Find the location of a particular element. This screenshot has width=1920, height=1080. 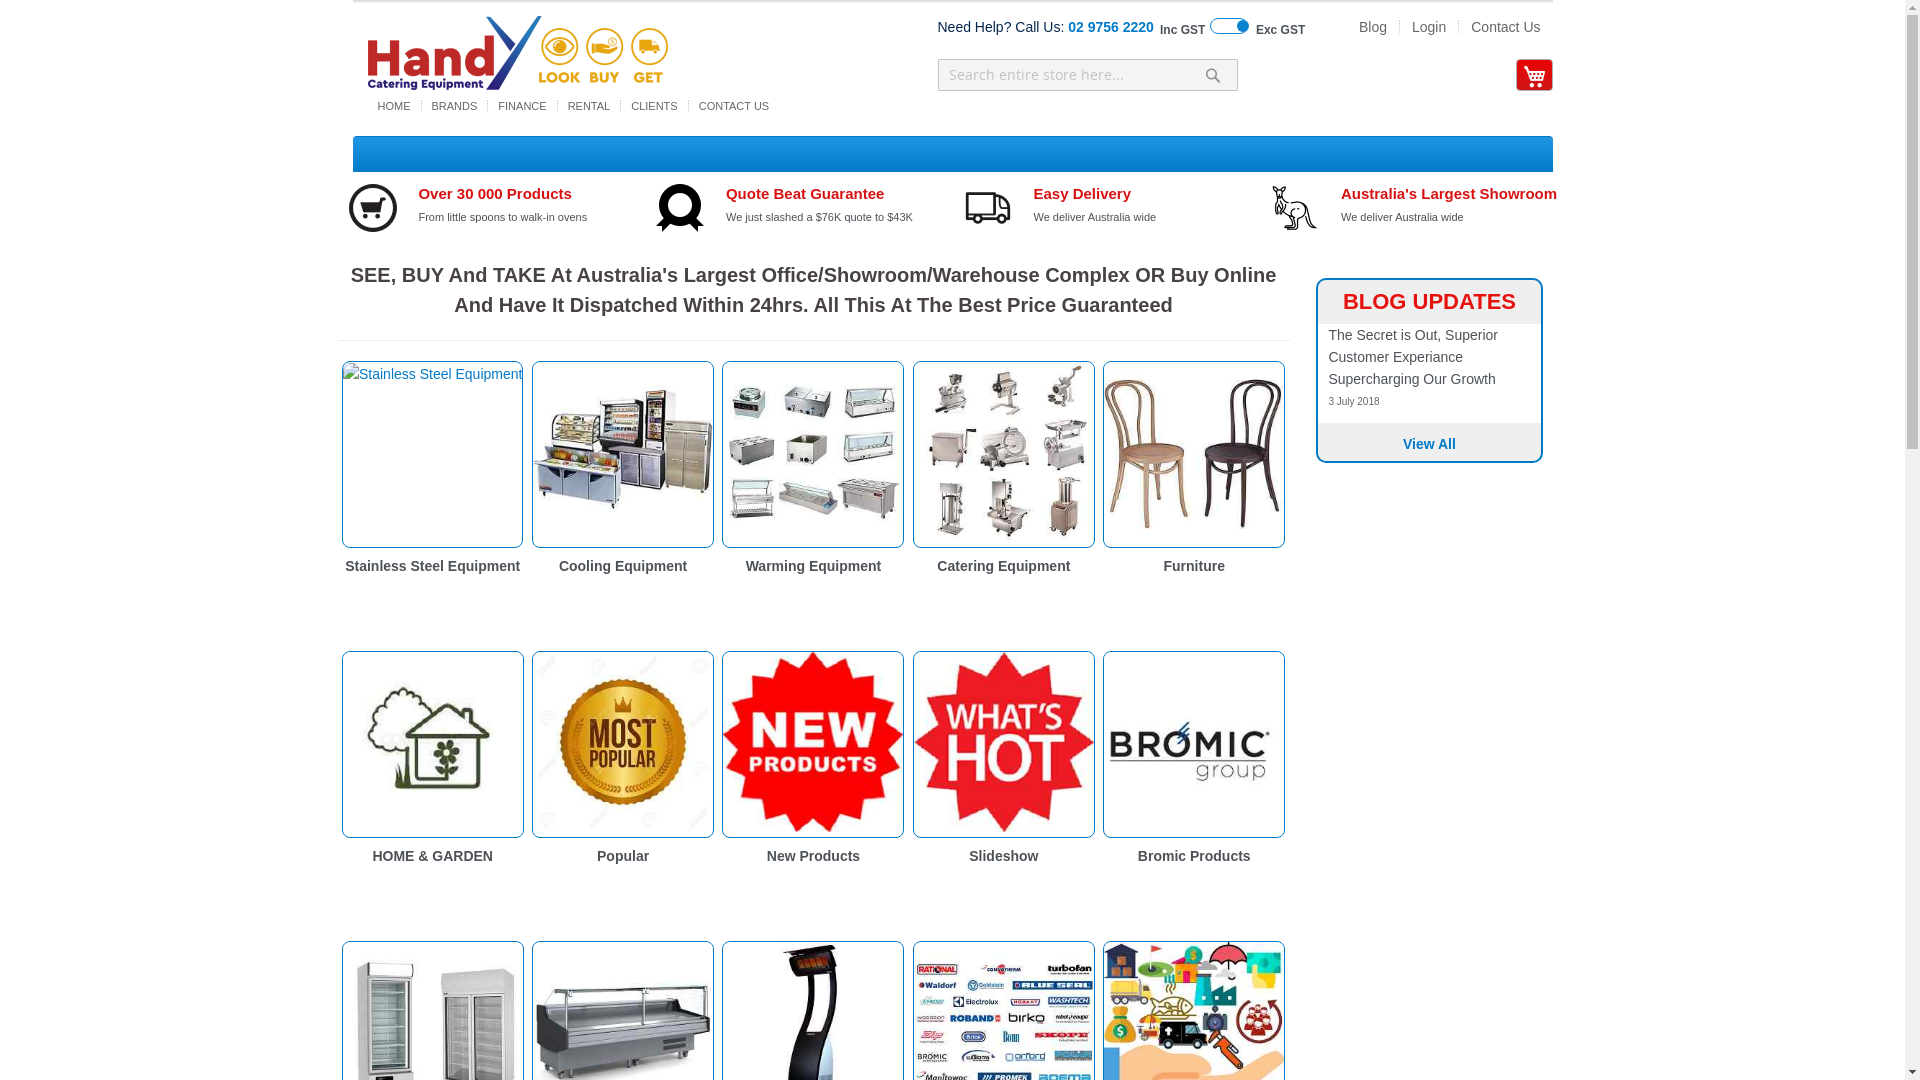

'FINANCE' is located at coordinates (488, 105).